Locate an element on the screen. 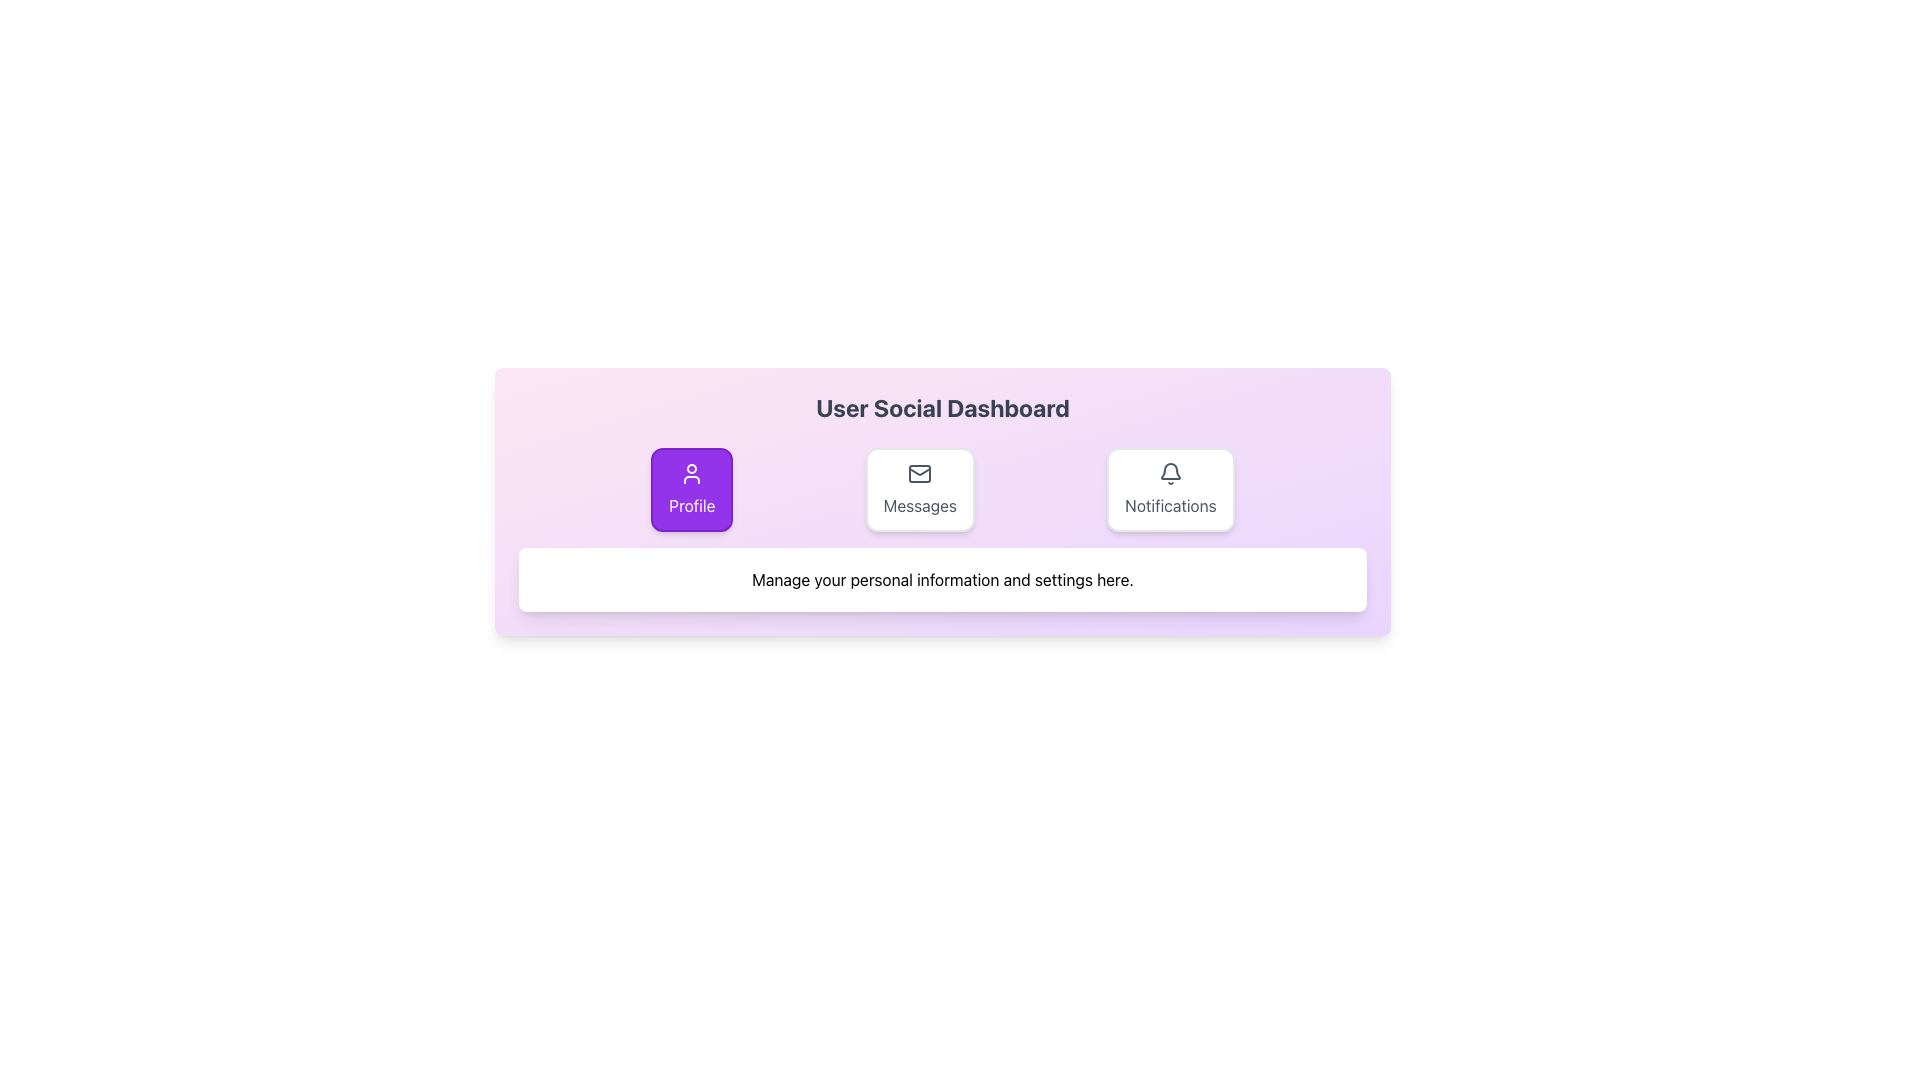 The height and width of the screenshot is (1080, 1920). the 'Notifications' text label, which is medium-dark gray and located beneath the bell icon in the rightmost button on the dashboard interface is located at coordinates (1171, 504).